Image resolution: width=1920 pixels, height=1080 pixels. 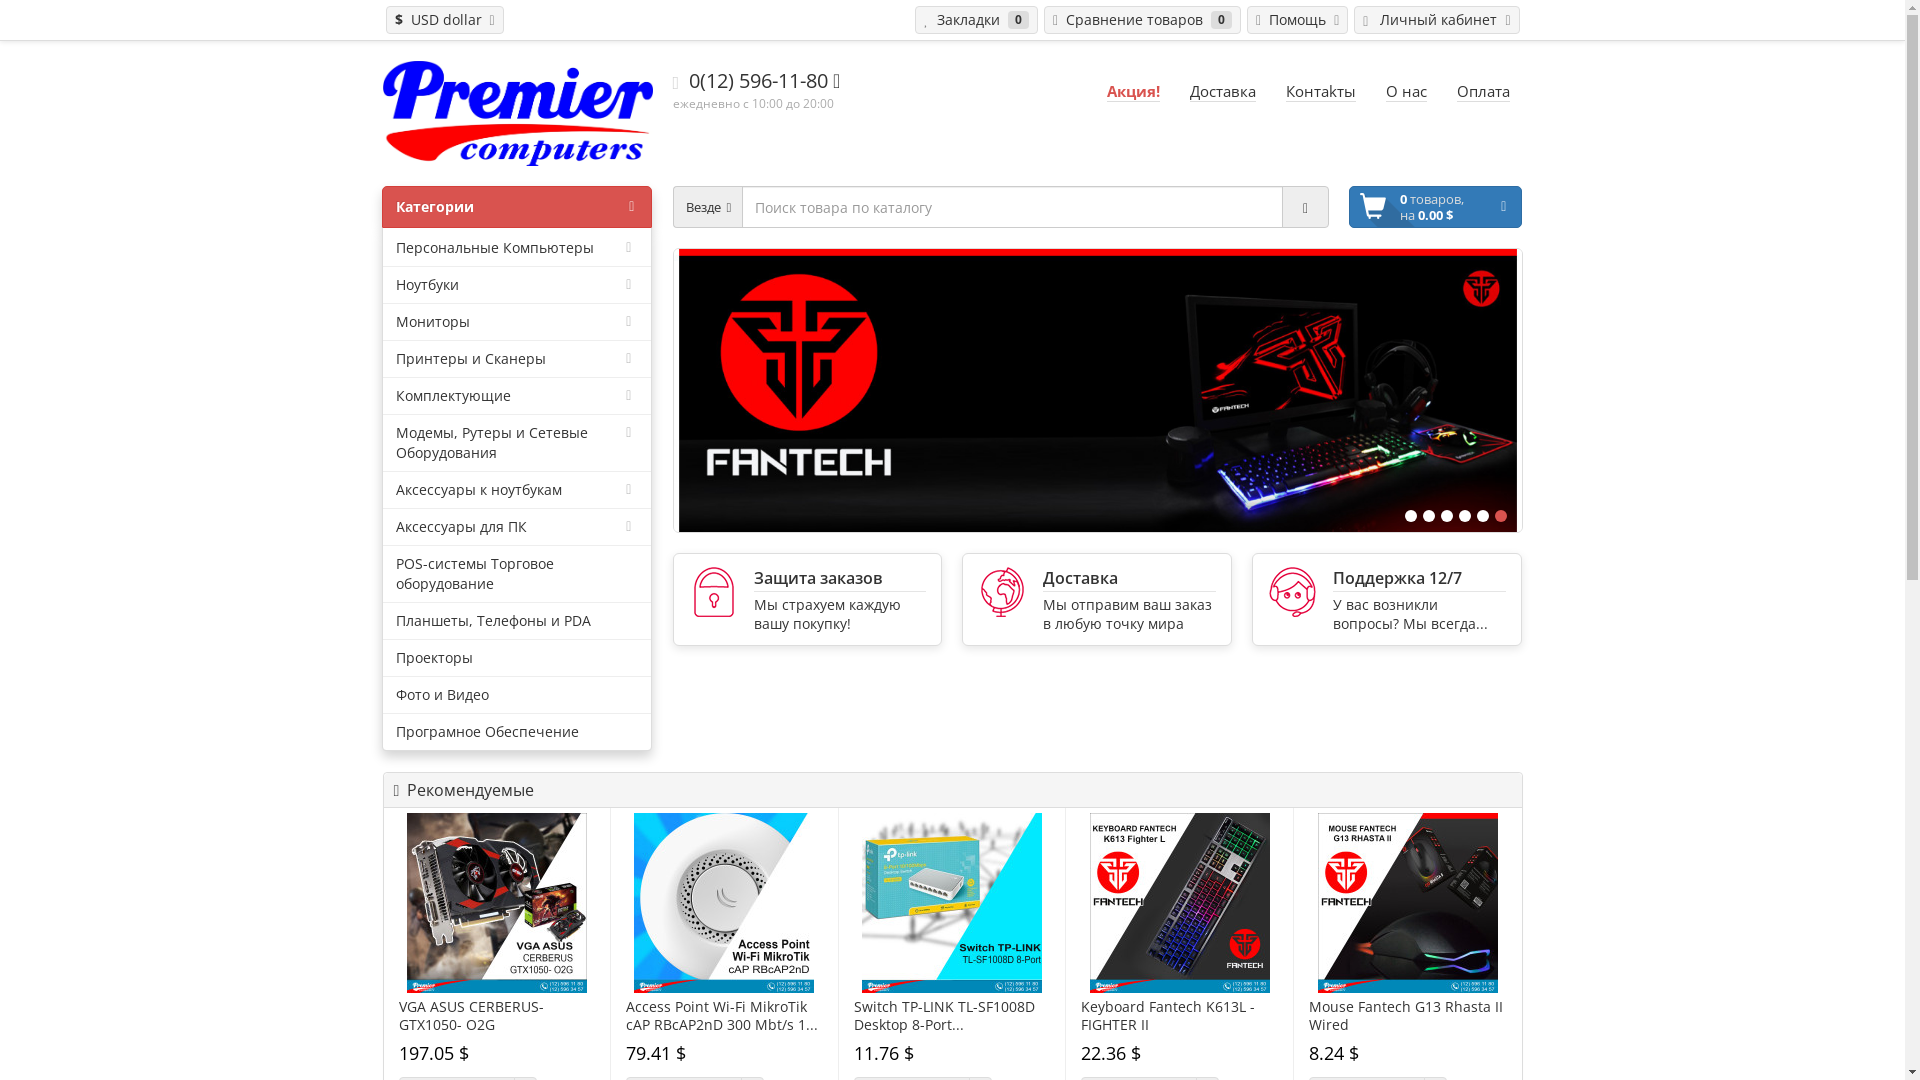 I want to click on 'VGA ASUS CERBERUS-GTX1050- O2G', so click(x=406, y=902).